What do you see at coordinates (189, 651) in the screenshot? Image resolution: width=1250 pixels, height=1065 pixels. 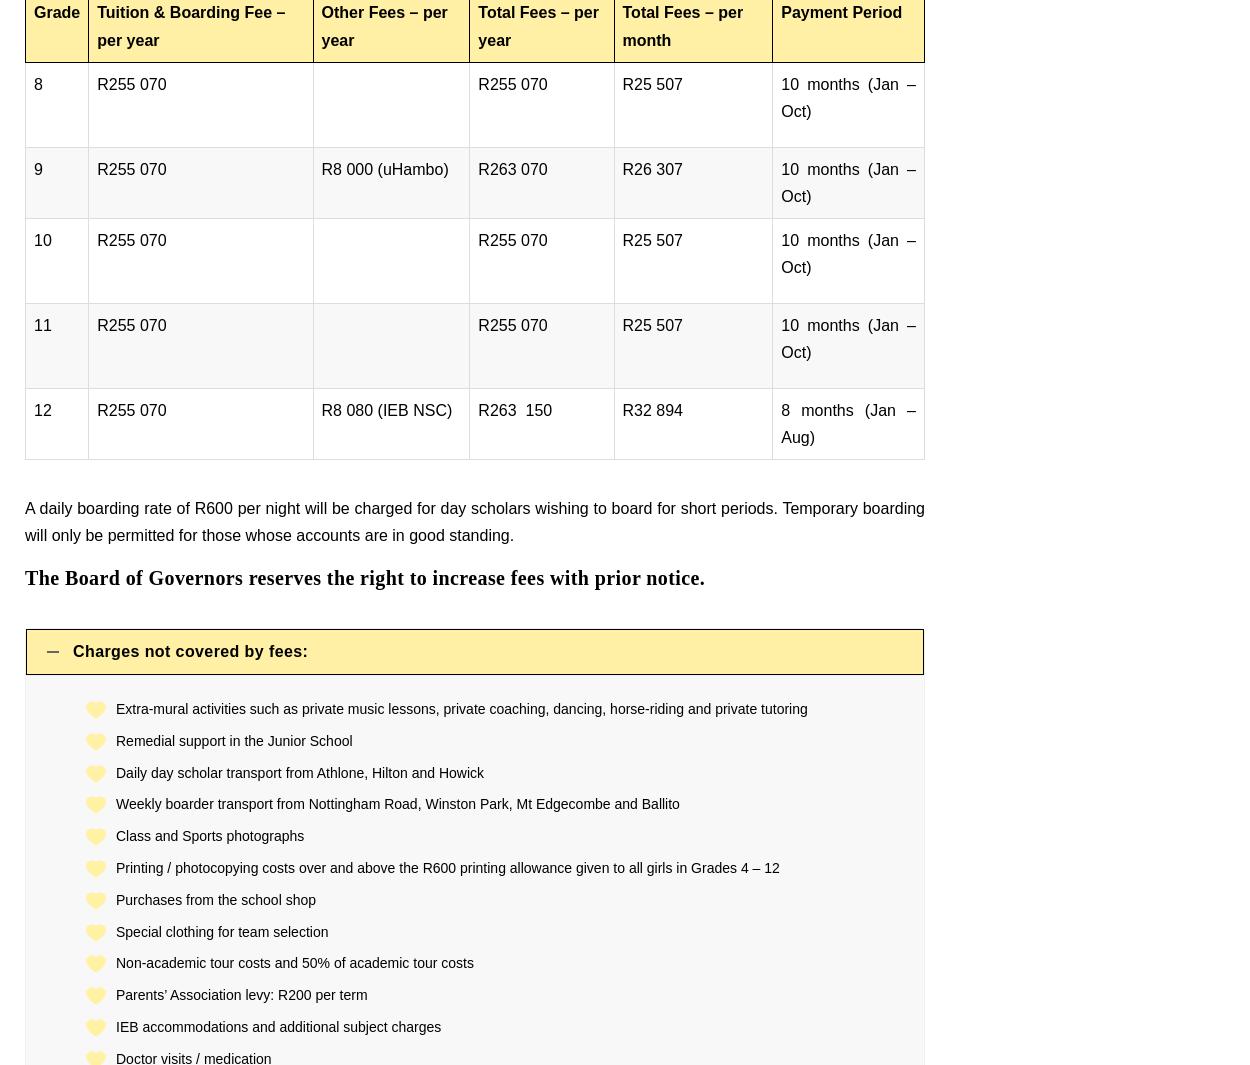 I see `'Charges not covered by fees:'` at bounding box center [189, 651].